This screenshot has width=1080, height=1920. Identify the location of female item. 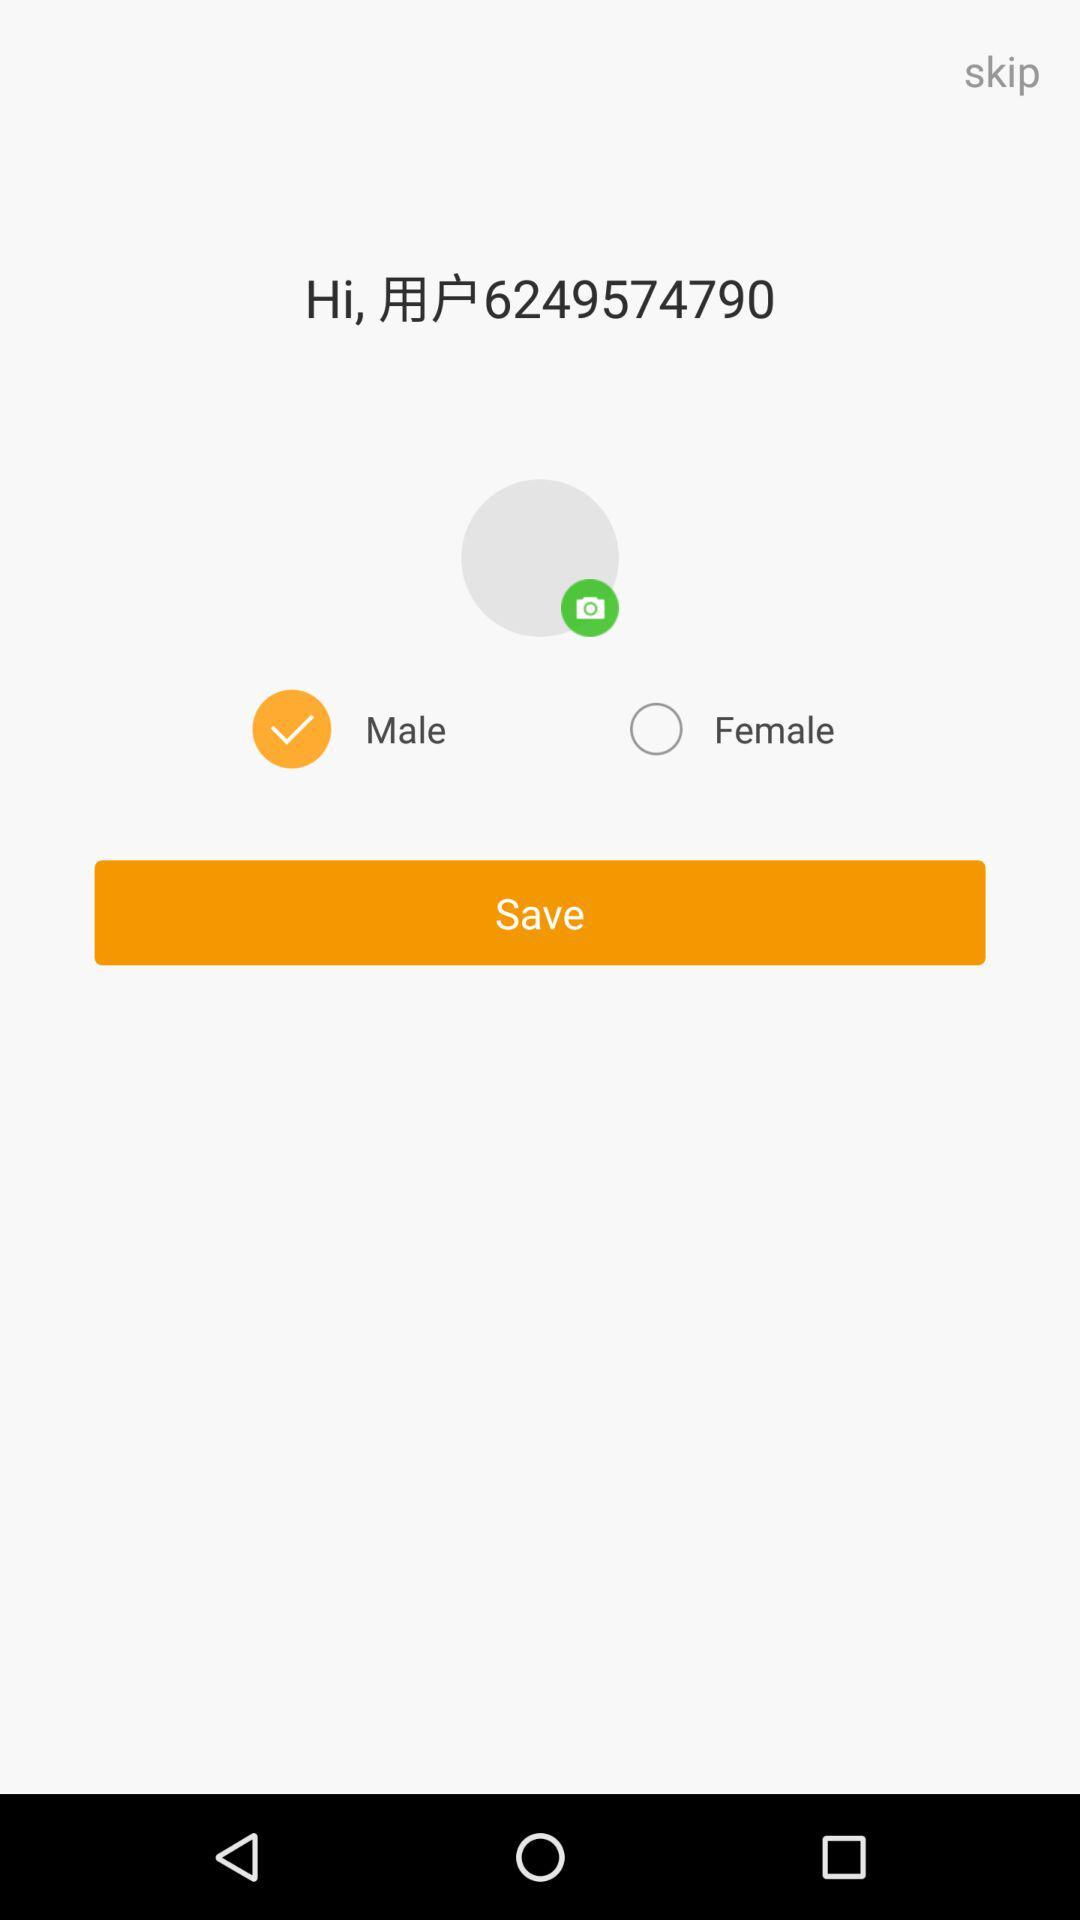
(729, 728).